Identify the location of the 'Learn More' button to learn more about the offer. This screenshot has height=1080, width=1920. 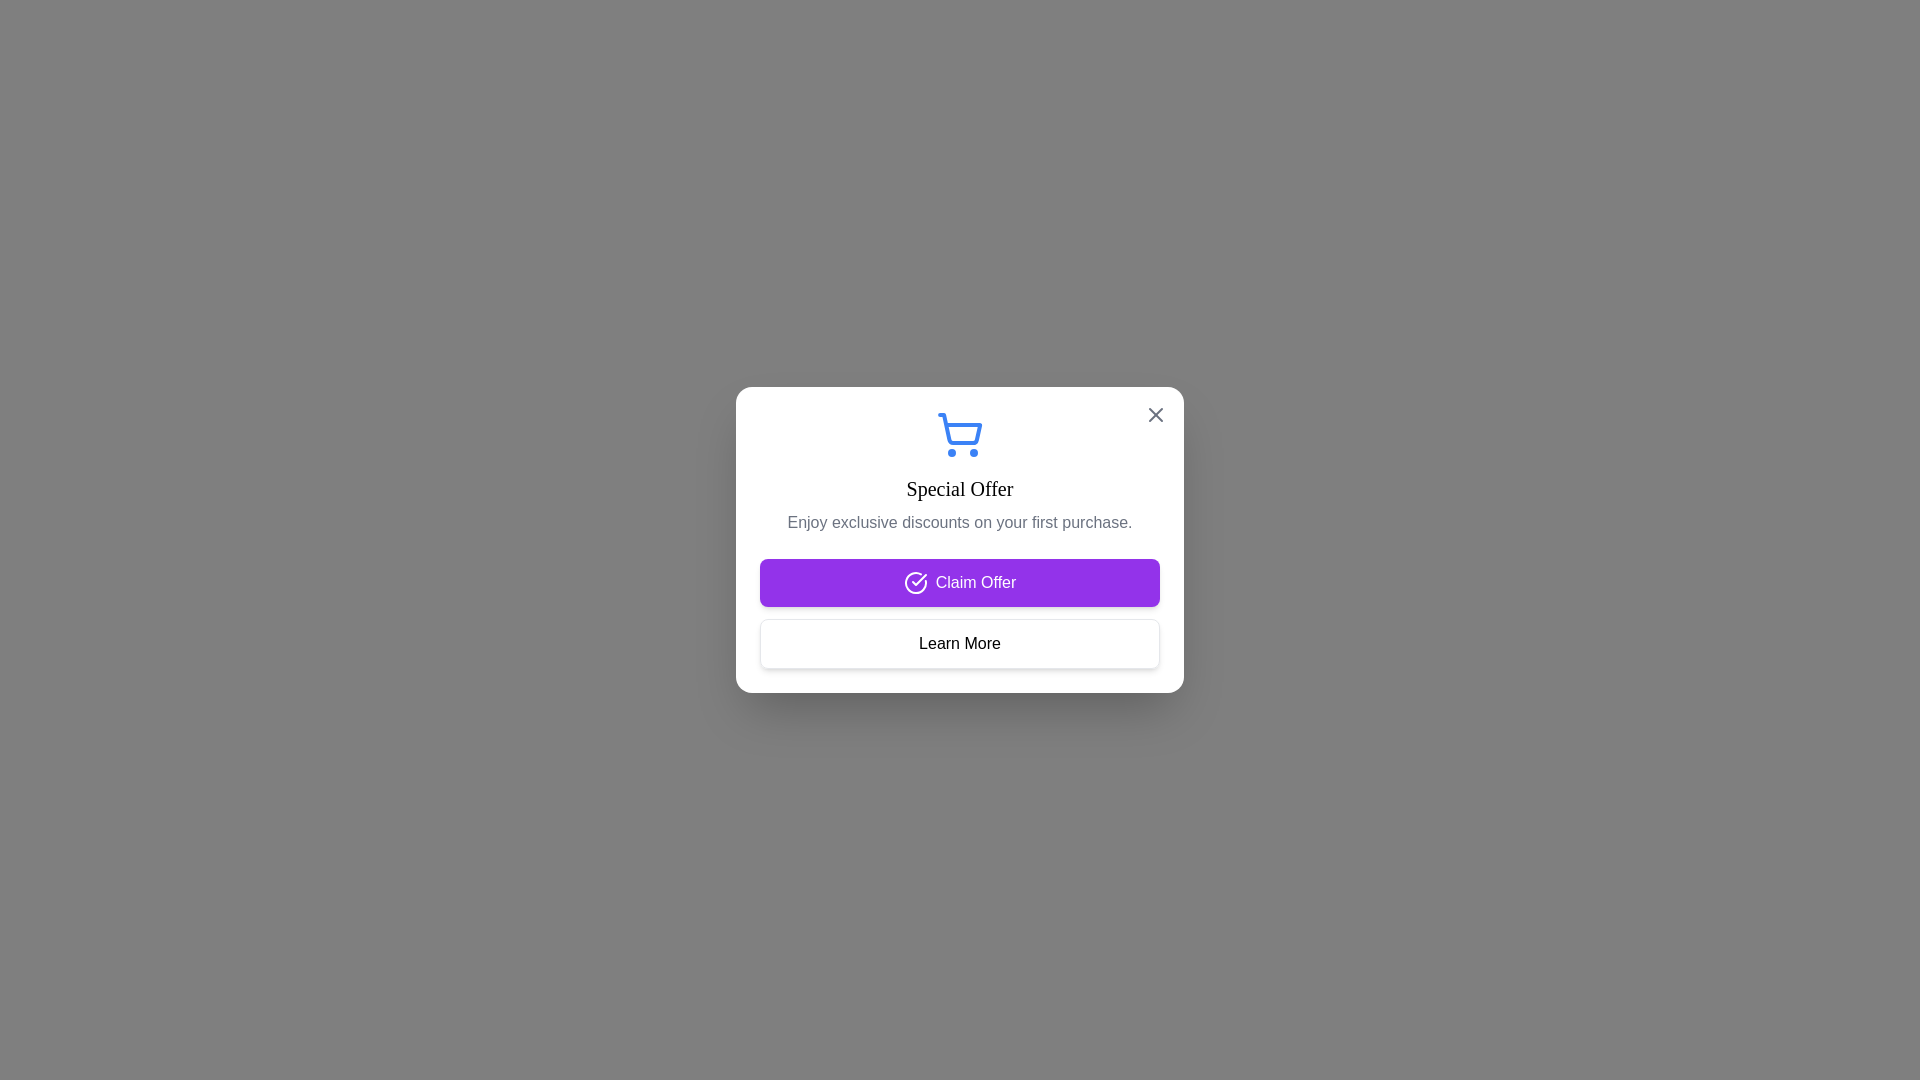
(960, 644).